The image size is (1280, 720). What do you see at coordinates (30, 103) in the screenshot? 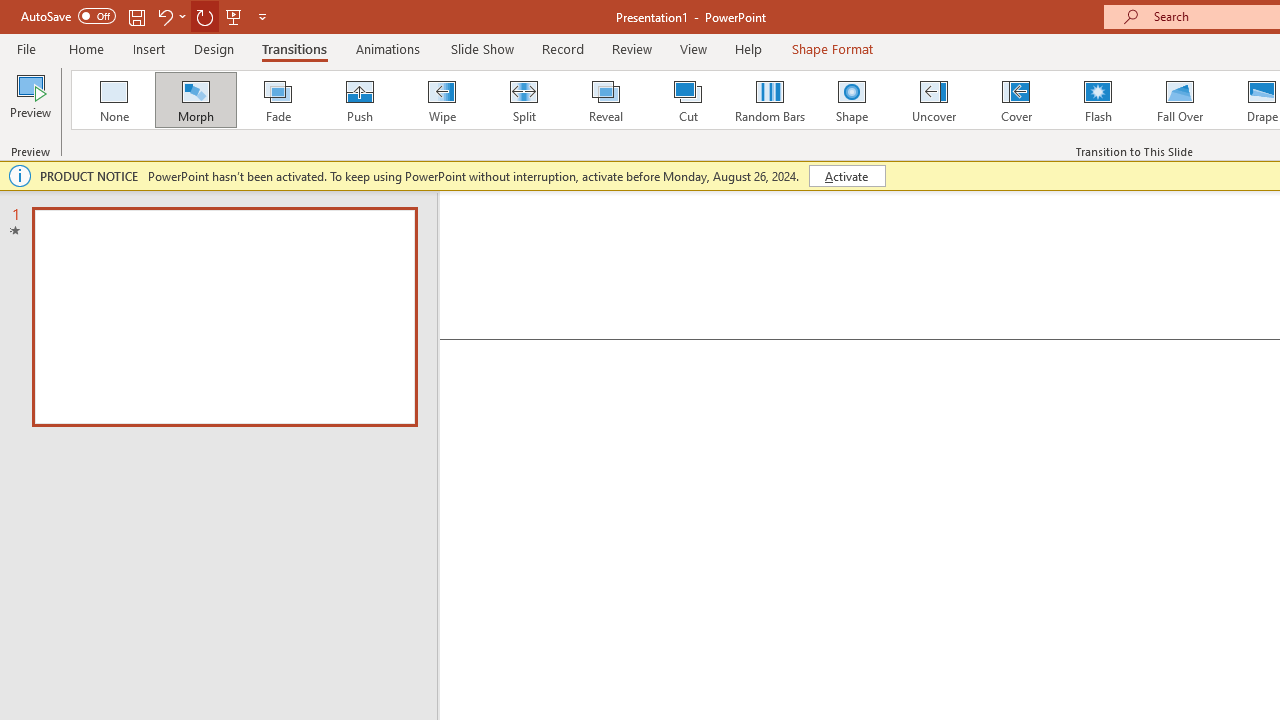
I see `'Preview'` at bounding box center [30, 103].